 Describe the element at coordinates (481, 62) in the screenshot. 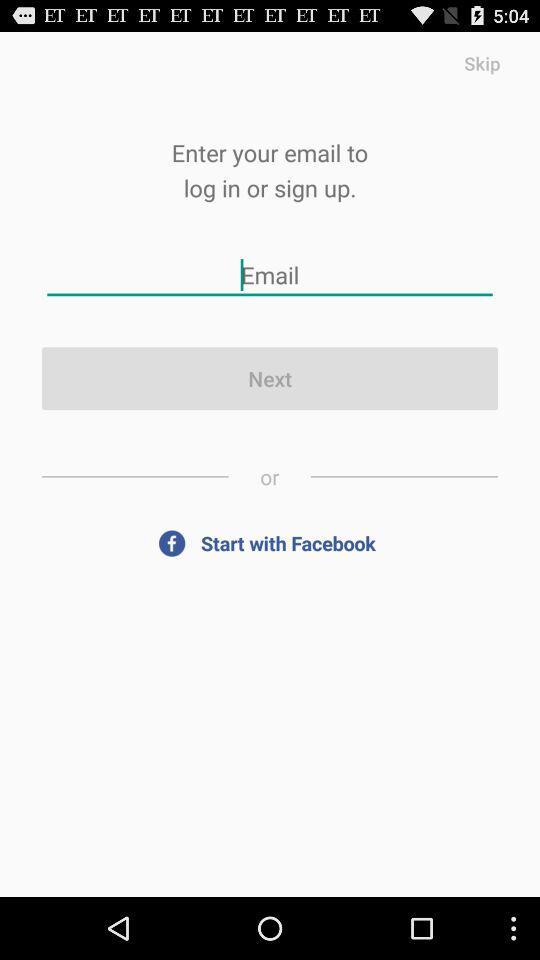

I see `skip icon` at that location.